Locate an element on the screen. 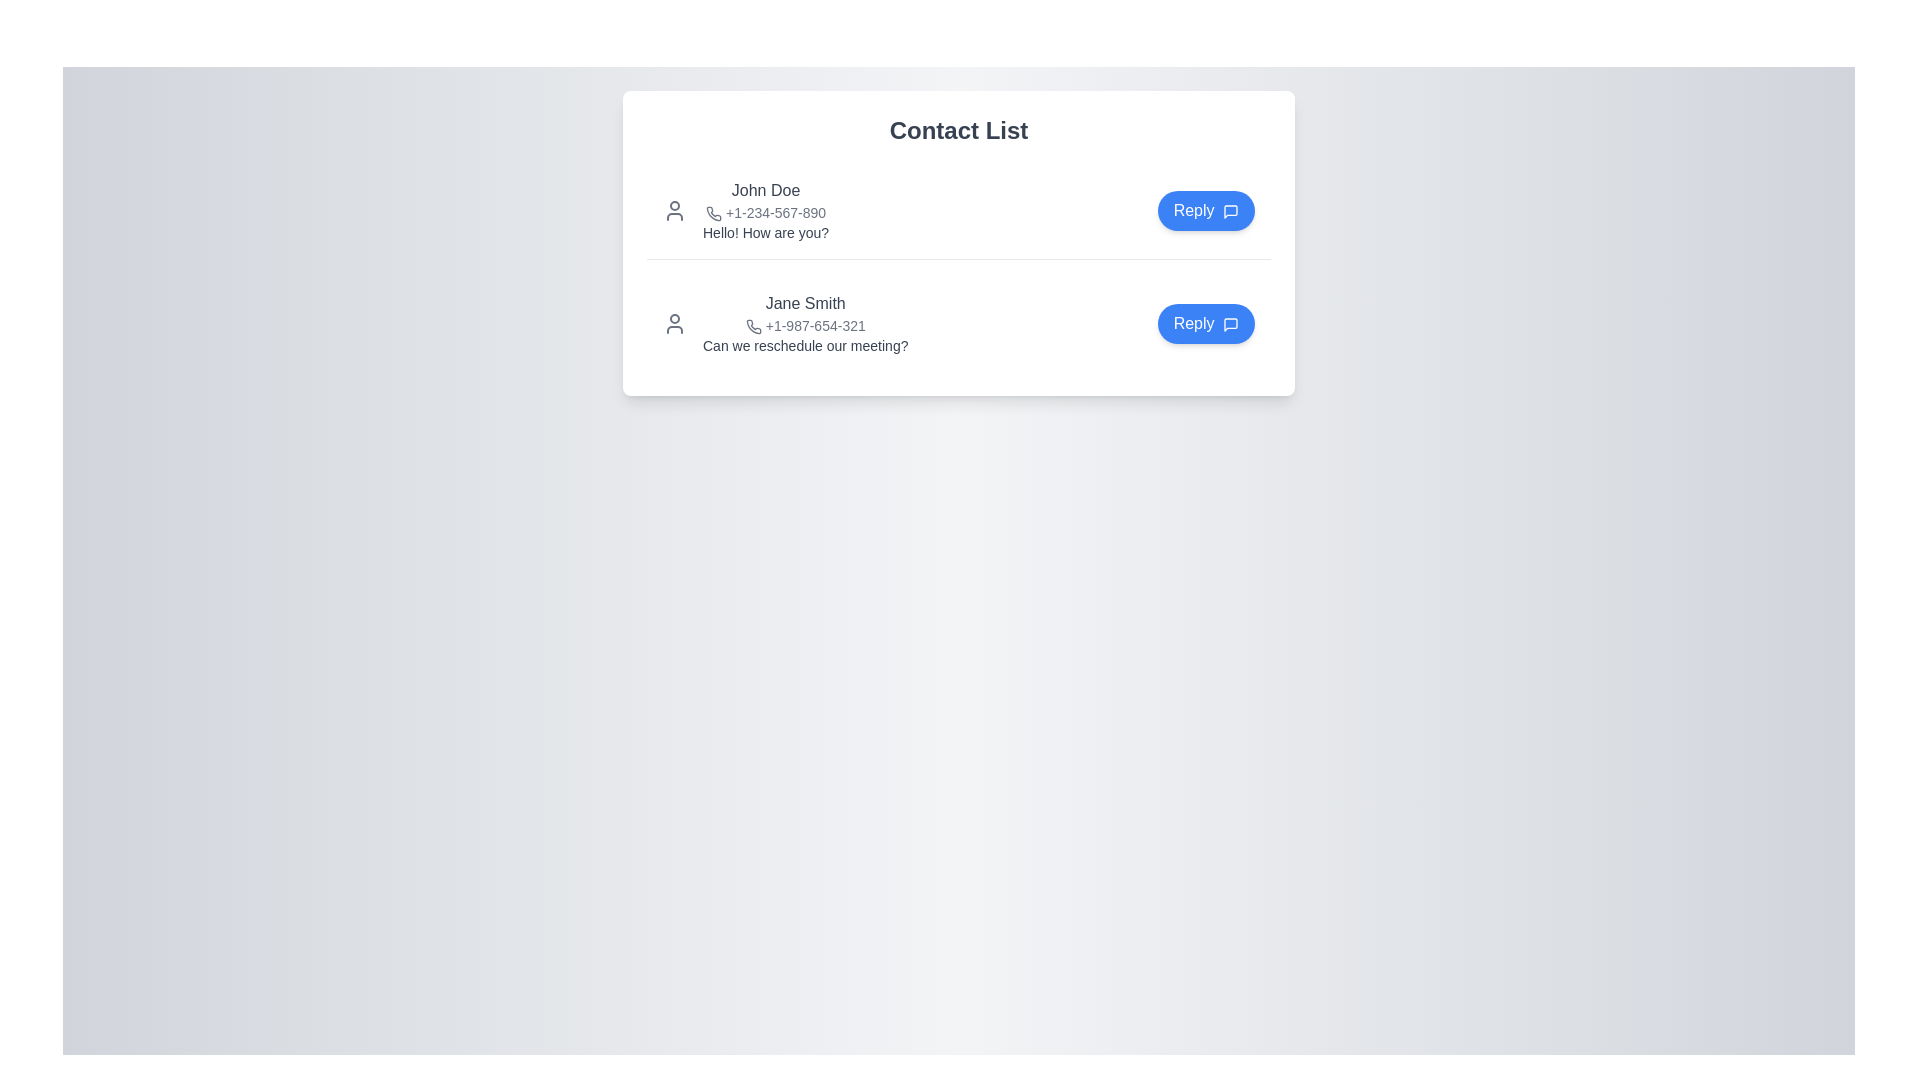  the phone number display for the contact 'John Doe', which is located on the second line of the contact card in the 'Contact List', positioned below the name and above the message is located at coordinates (765, 212).